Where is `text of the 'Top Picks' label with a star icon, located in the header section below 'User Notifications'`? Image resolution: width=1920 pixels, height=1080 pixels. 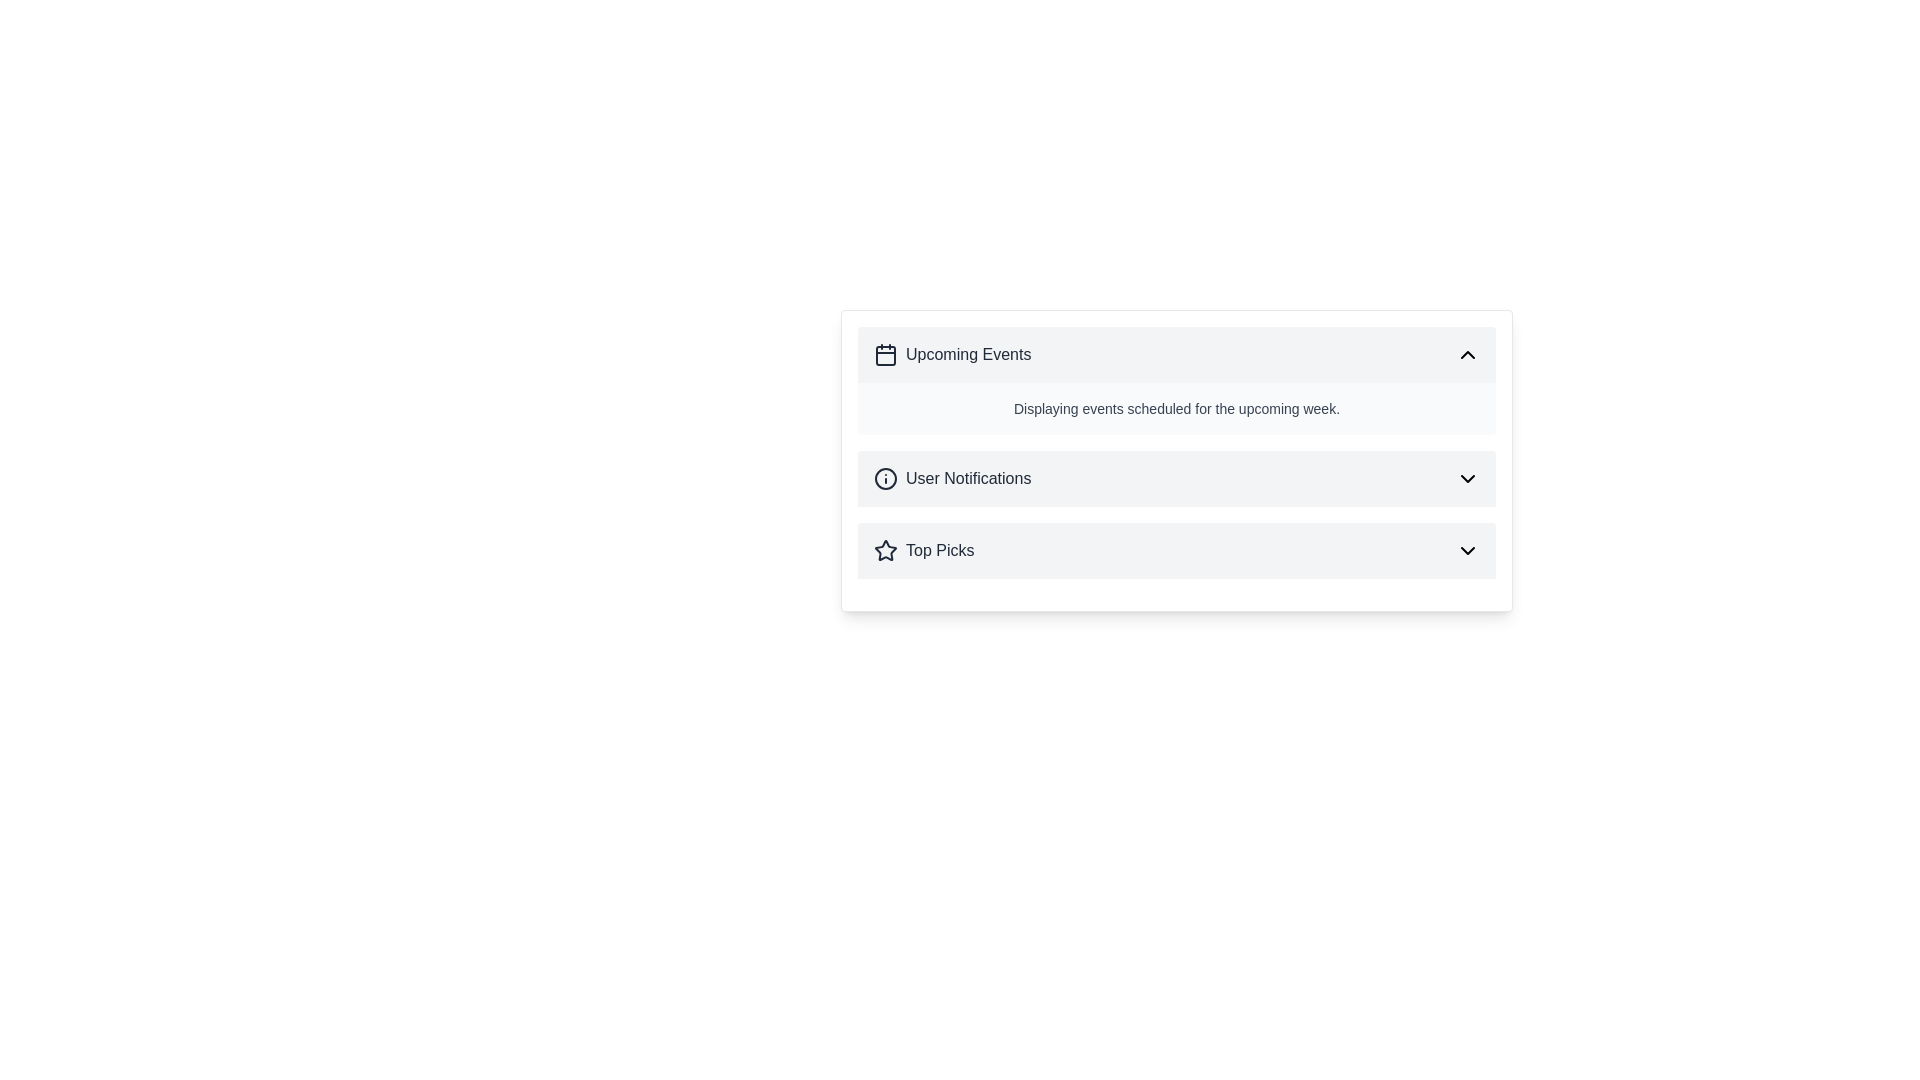 text of the 'Top Picks' label with a star icon, located in the header section below 'User Notifications' is located at coordinates (923, 551).